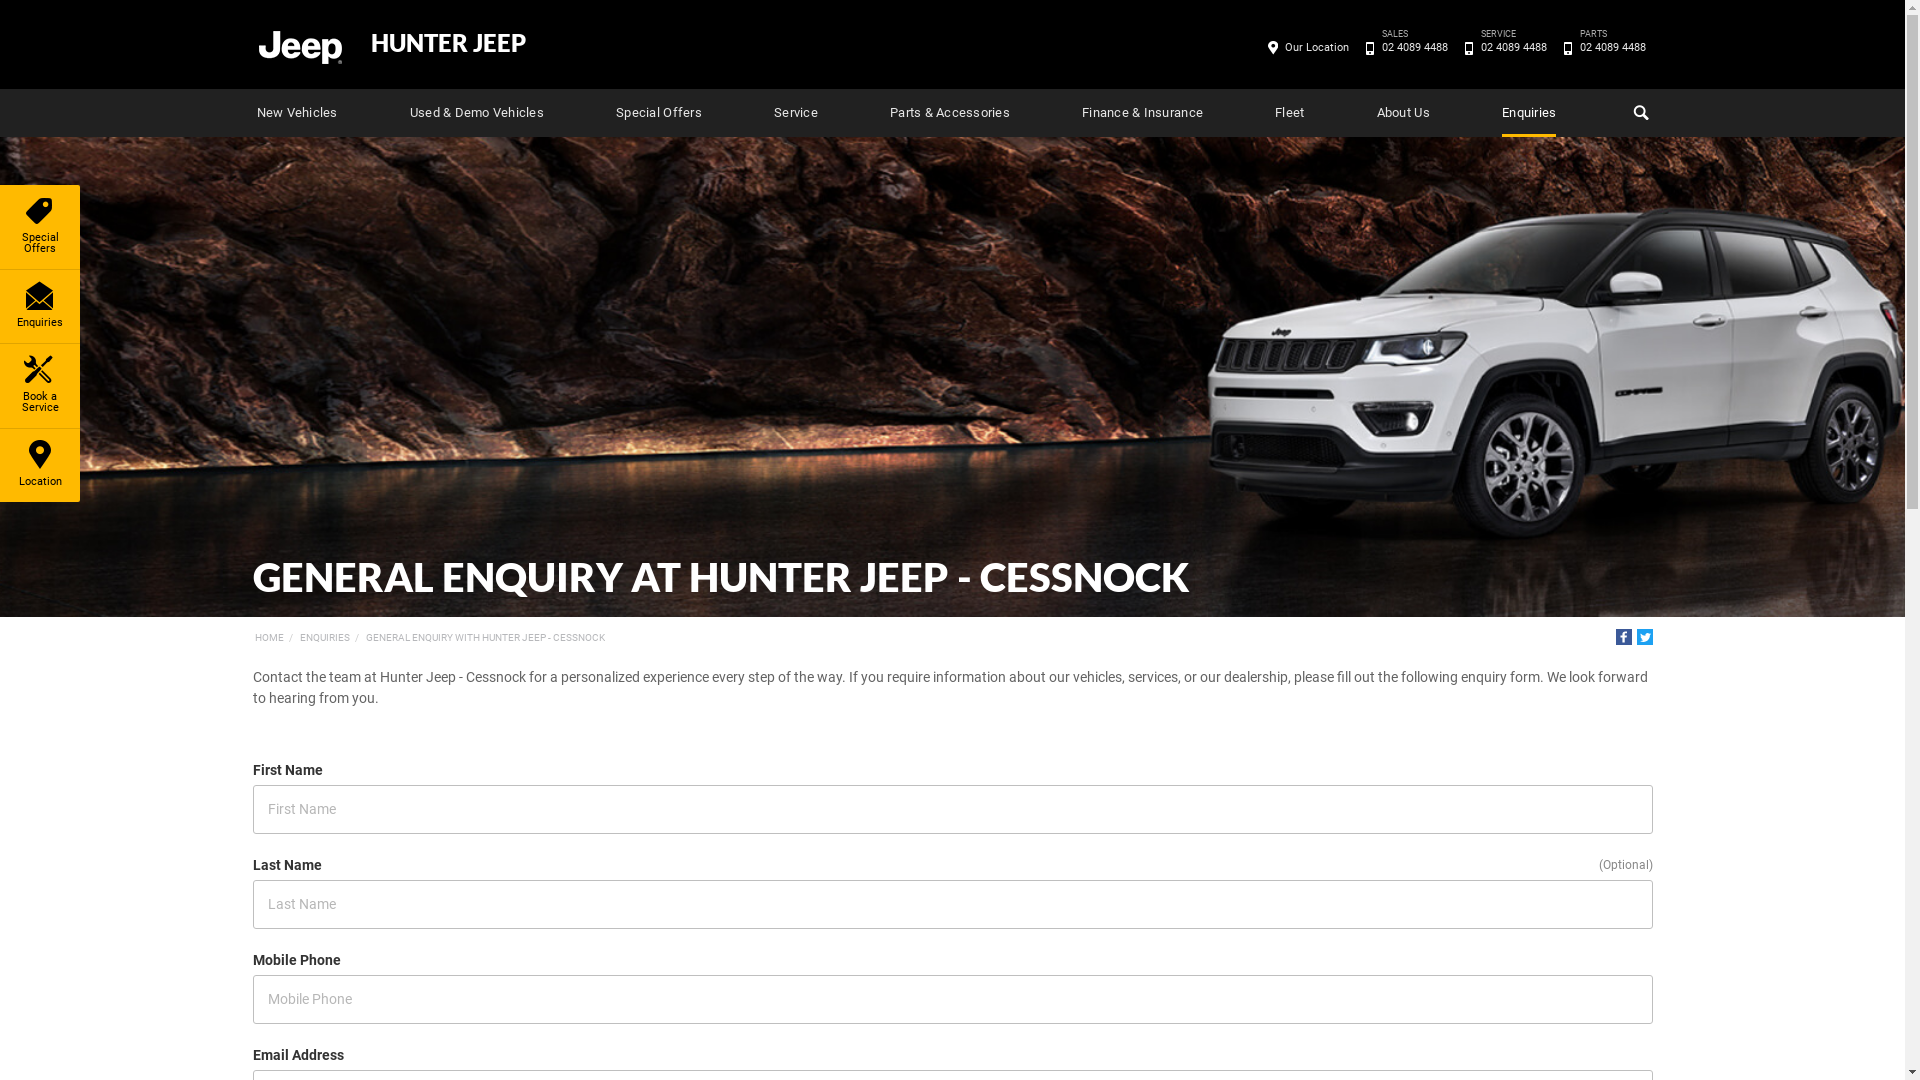  I want to click on 'Twitter', so click(1643, 636).